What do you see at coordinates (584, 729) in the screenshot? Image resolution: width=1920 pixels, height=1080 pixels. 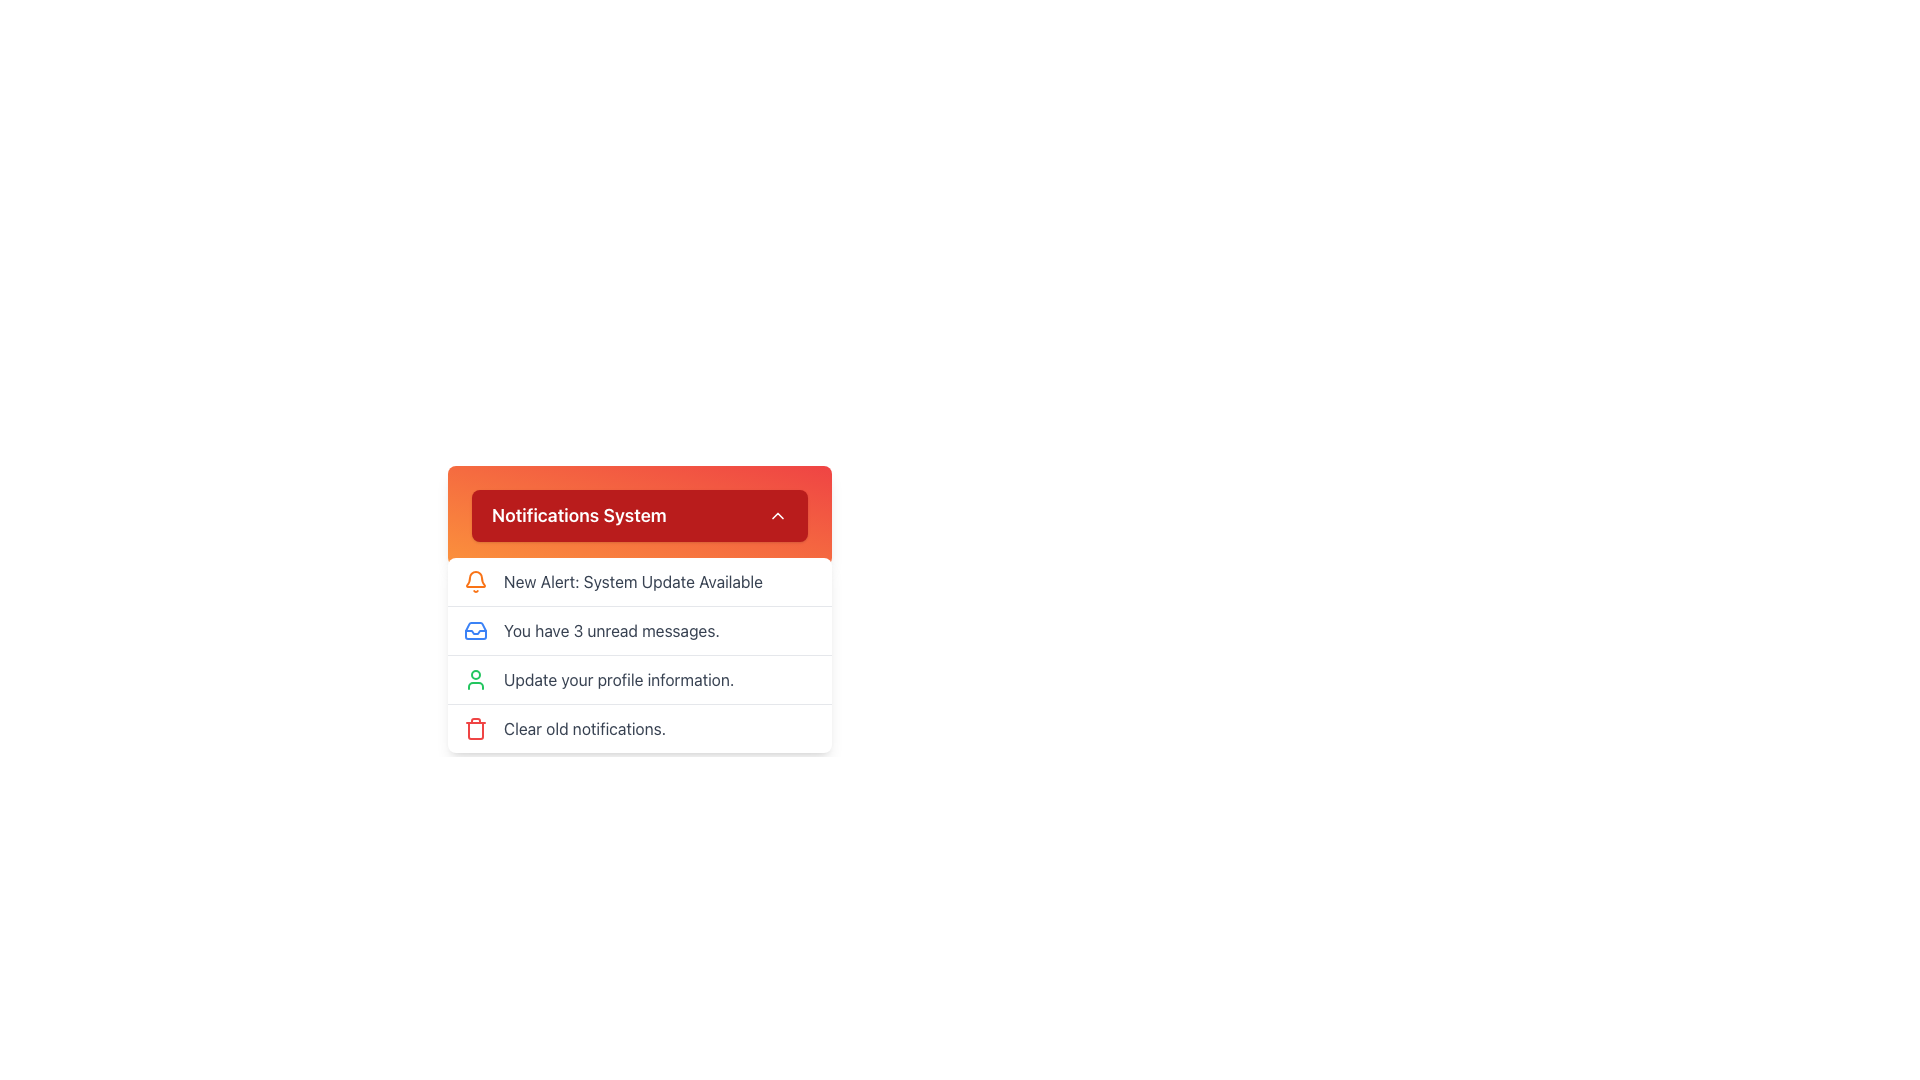 I see `the descriptive label for clearing old notifications located in the dropdown menu under the 'Notifications System' header, which is the last item in the list` at bounding box center [584, 729].